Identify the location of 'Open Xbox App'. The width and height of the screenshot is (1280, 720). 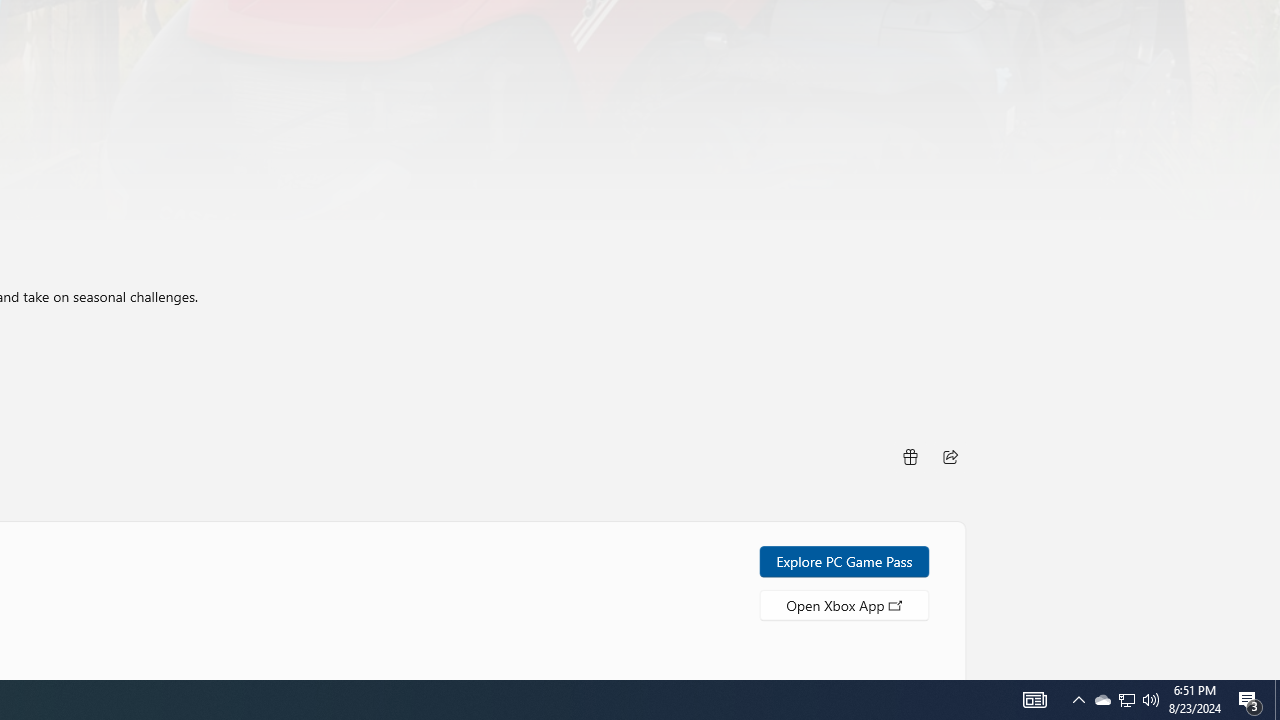
(844, 603).